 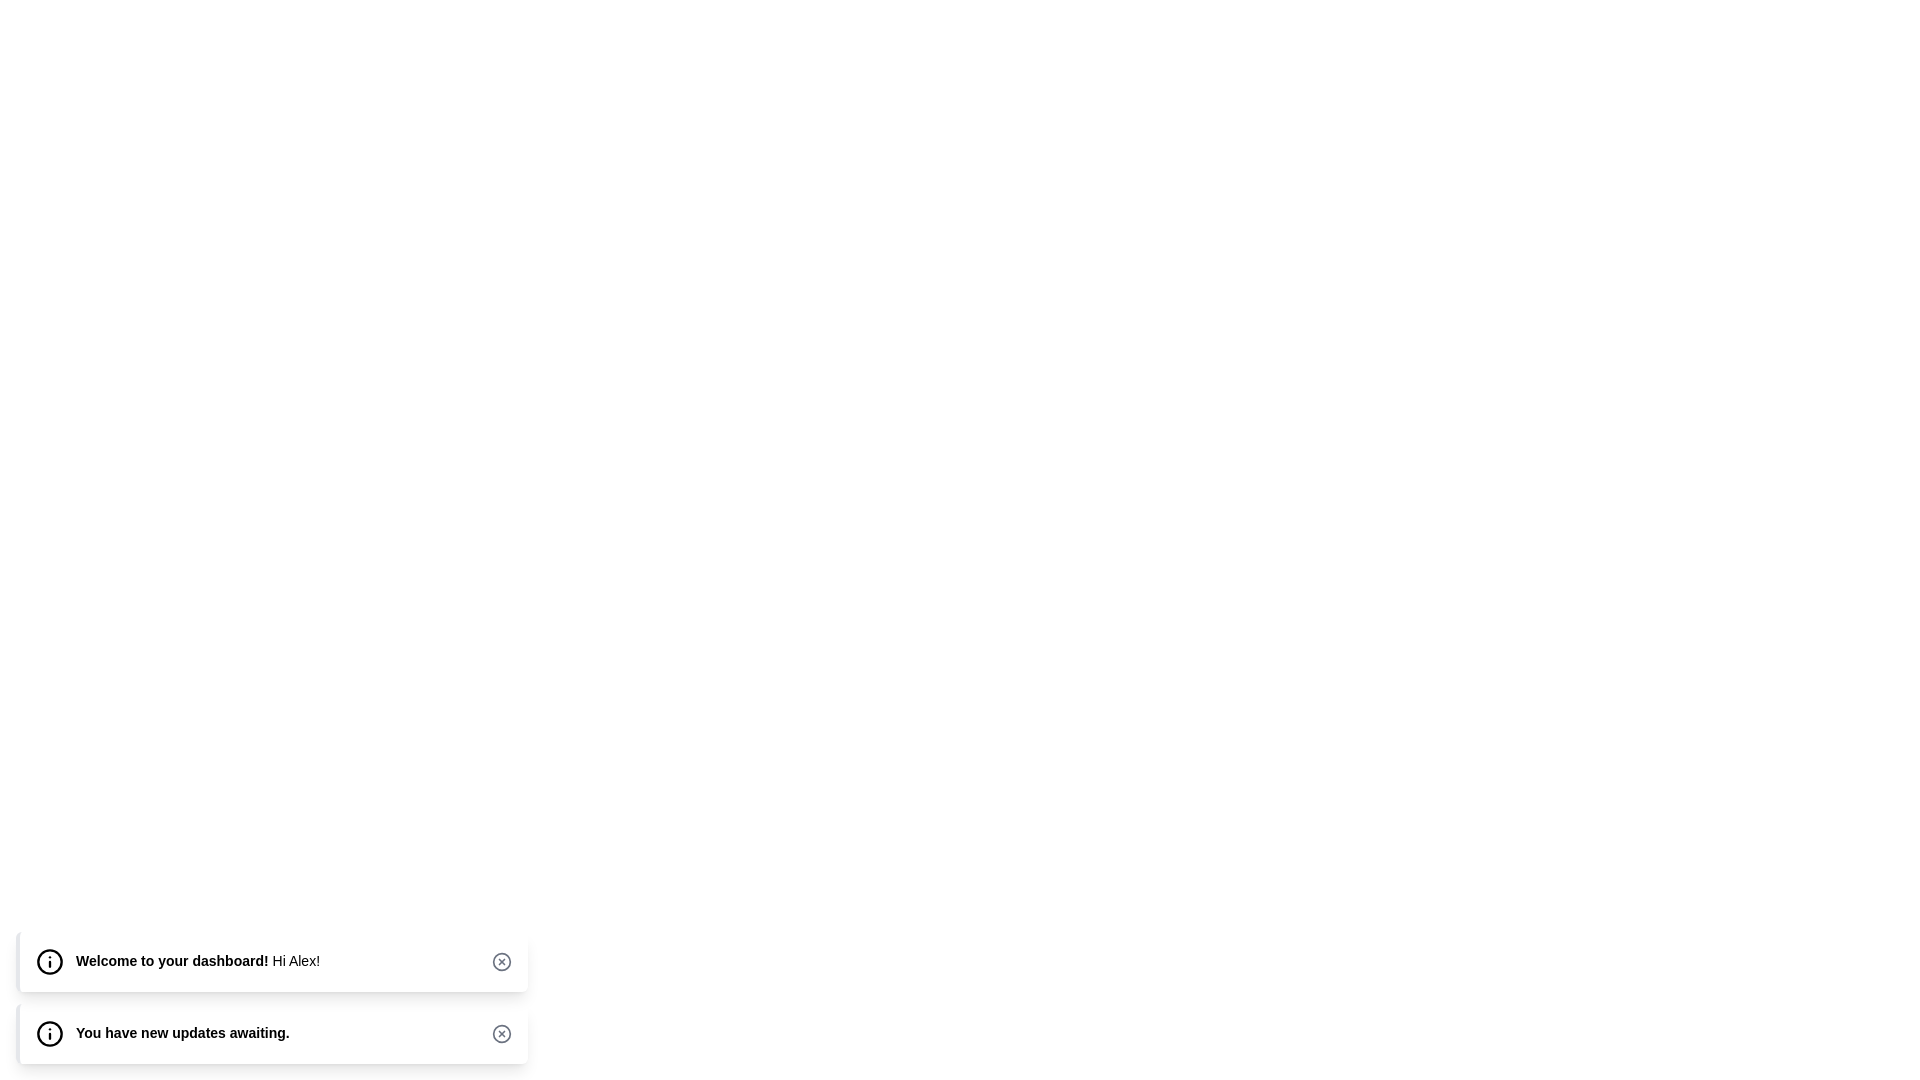 What do you see at coordinates (502, 1033) in the screenshot?
I see `the small gray circular button with a cross mark inside, positioned at the far right of the notification card` at bounding box center [502, 1033].